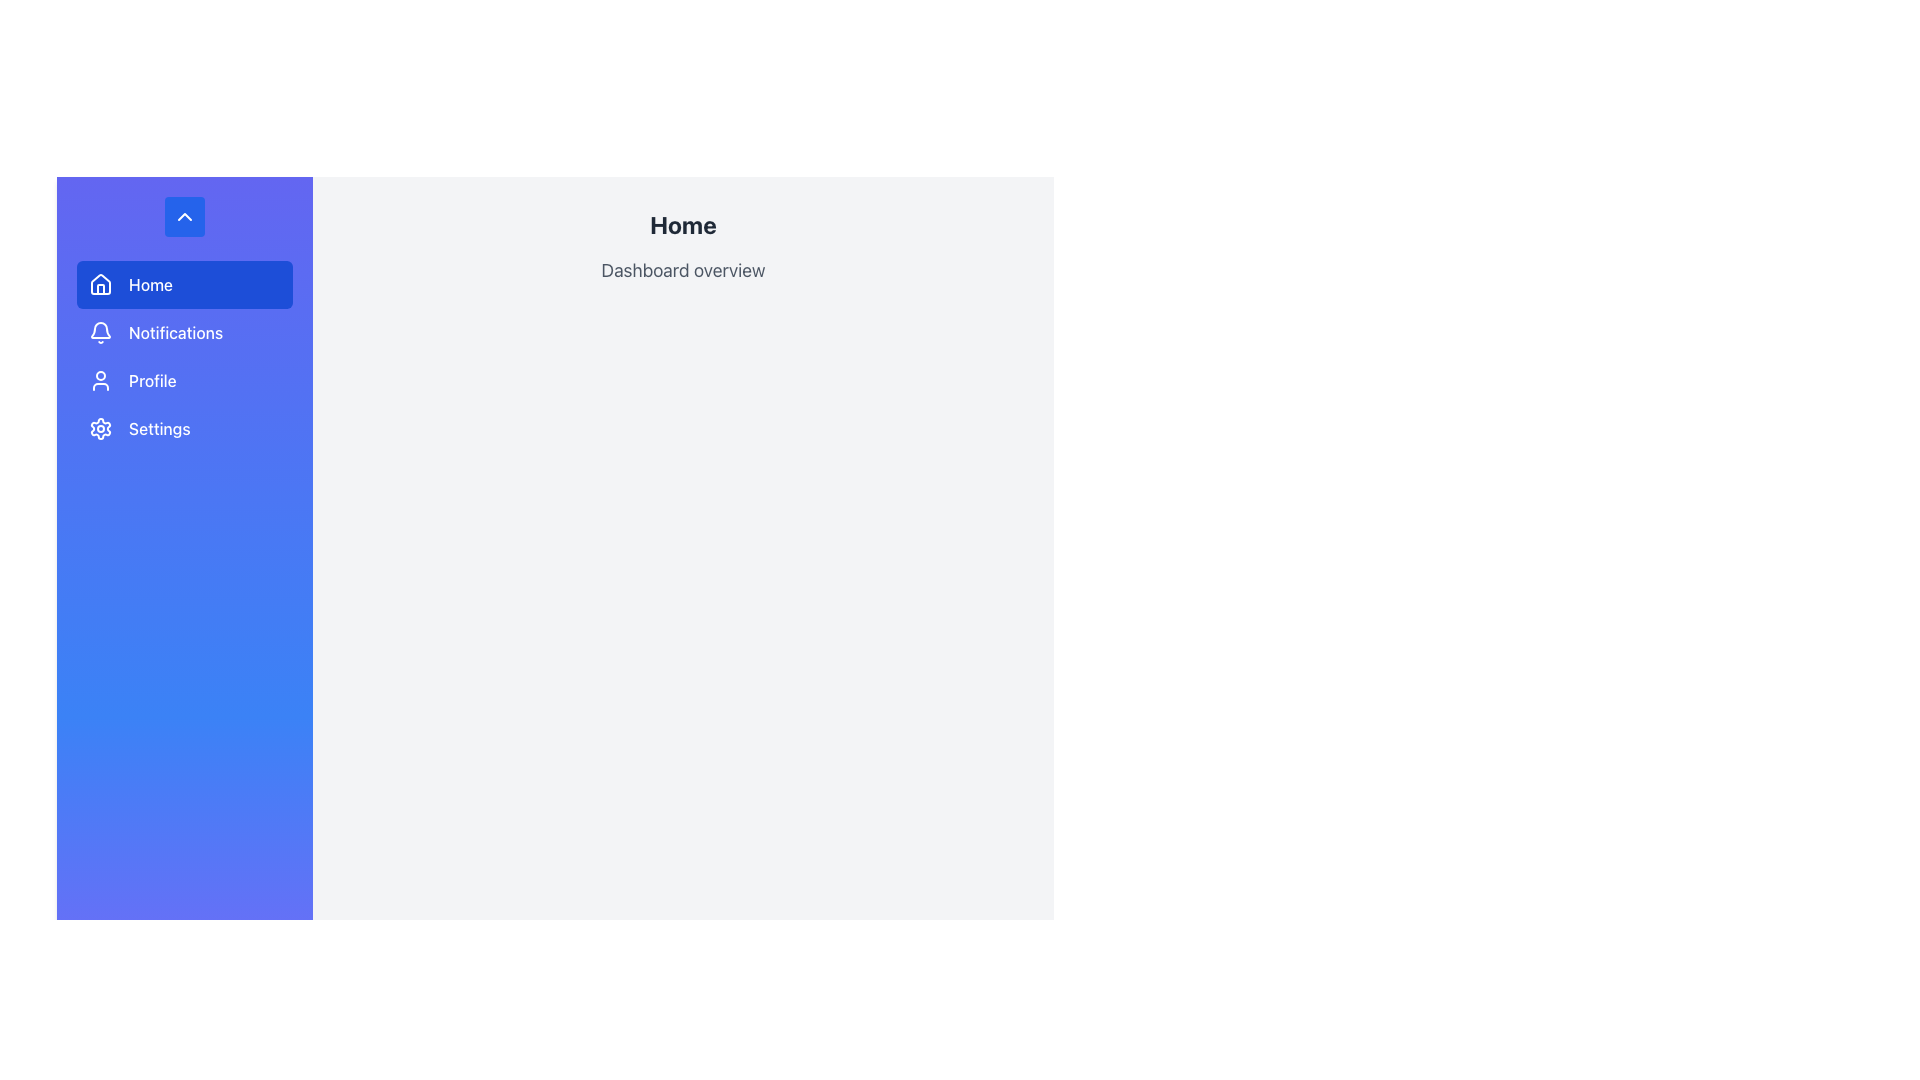 Image resolution: width=1920 pixels, height=1080 pixels. Describe the element at coordinates (176, 331) in the screenshot. I see `the 'Notifications' text label in the vertical sidebar menu, which is aligned with its corresponding notification icon and positioned below the 'Home' menu item` at that location.